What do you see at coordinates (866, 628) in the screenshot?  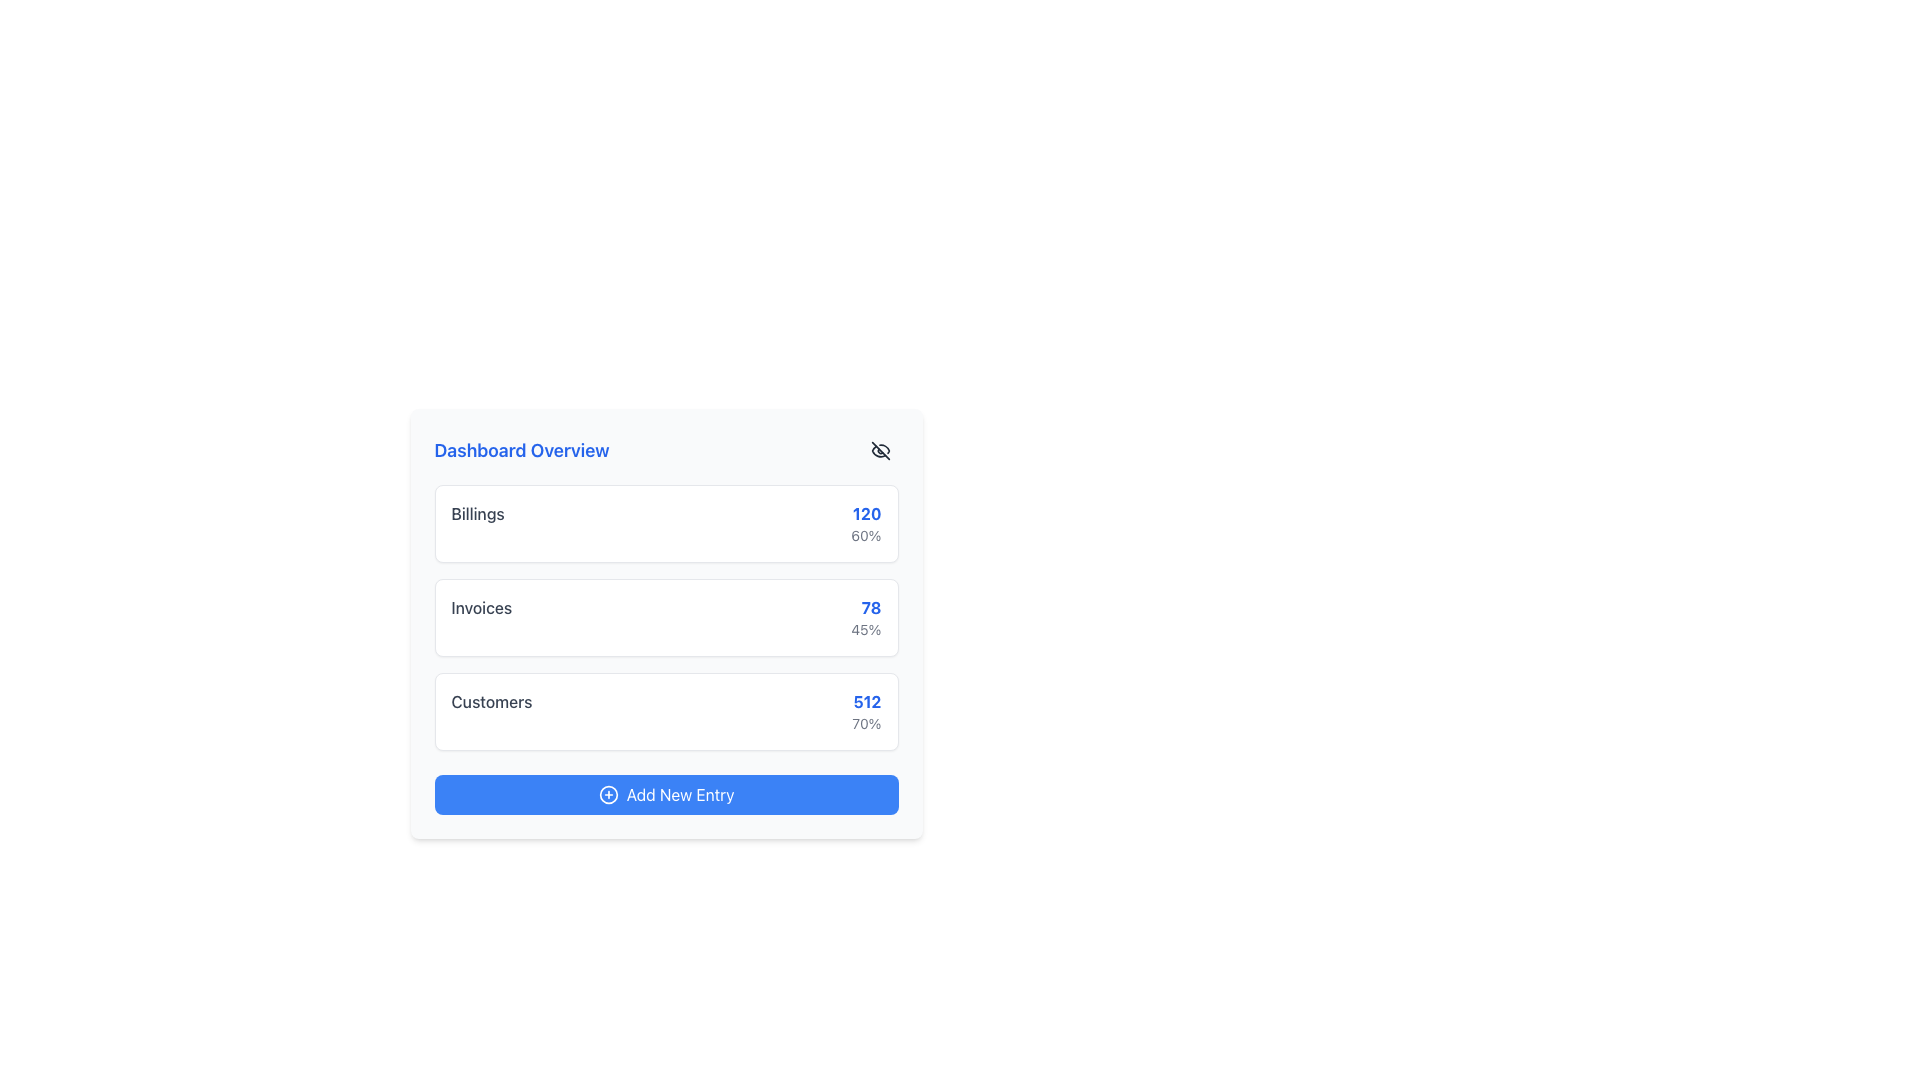 I see `the text label displaying '45%' which is positioned directly below the bold blue number '78' in the Invoices category` at bounding box center [866, 628].